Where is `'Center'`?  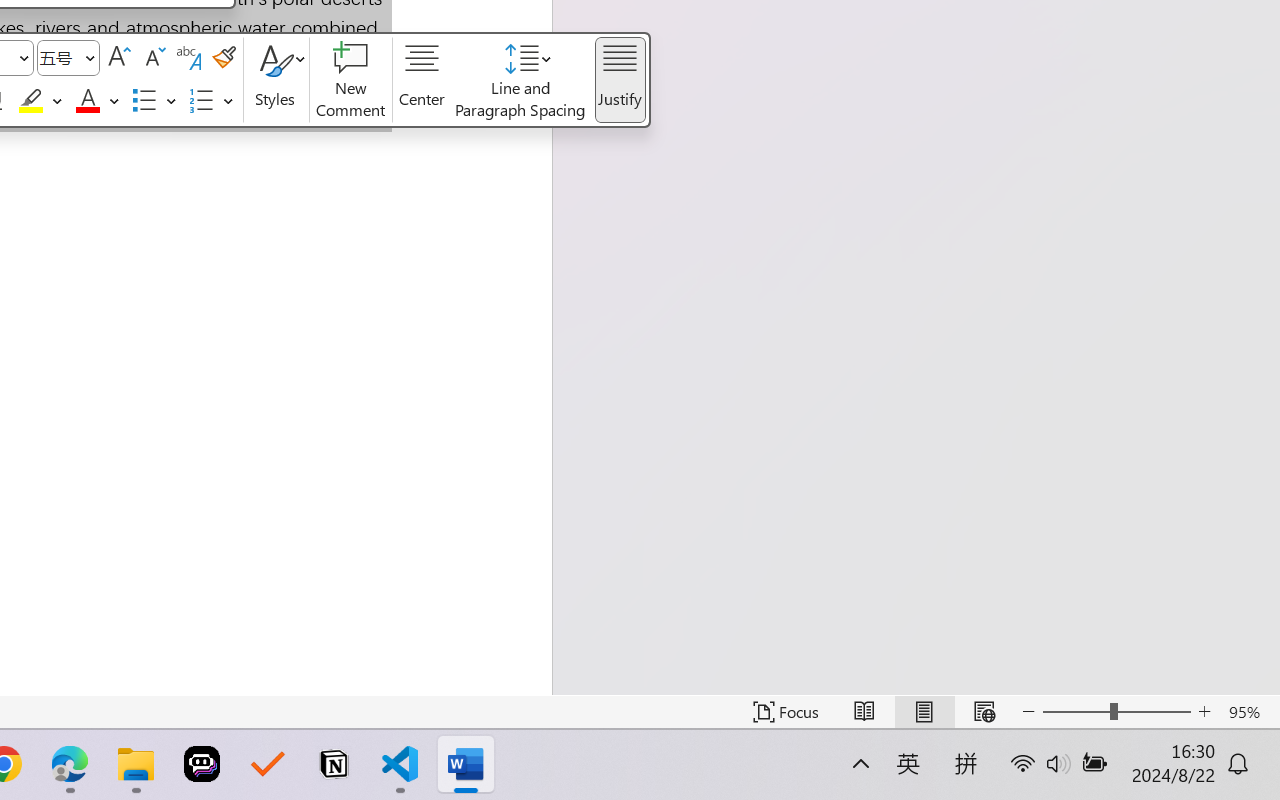 'Center' is located at coordinates (421, 80).